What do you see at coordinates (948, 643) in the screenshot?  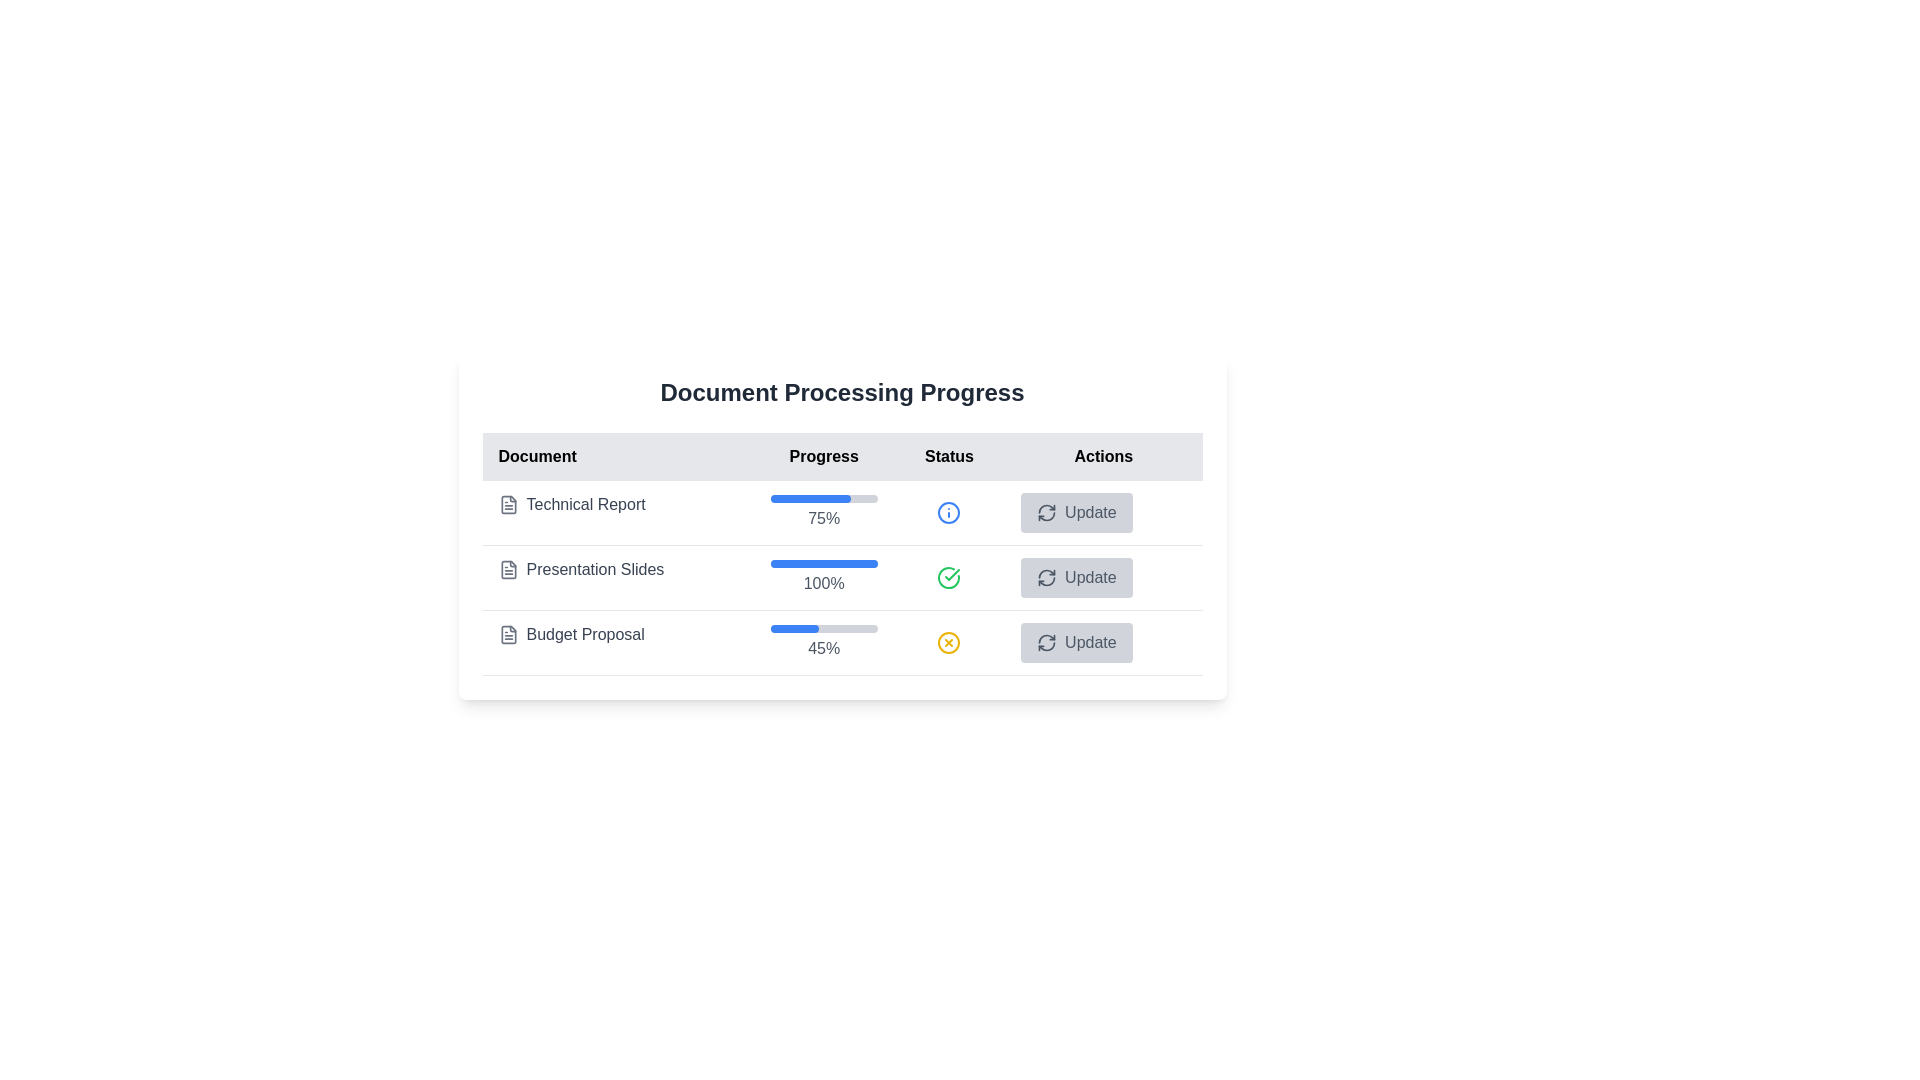 I see `the warning icon indicating an issue status related to the 'Budget Proposal' entry, located in the 'Status' column of the table, specifically the third icon from the top` at bounding box center [948, 643].